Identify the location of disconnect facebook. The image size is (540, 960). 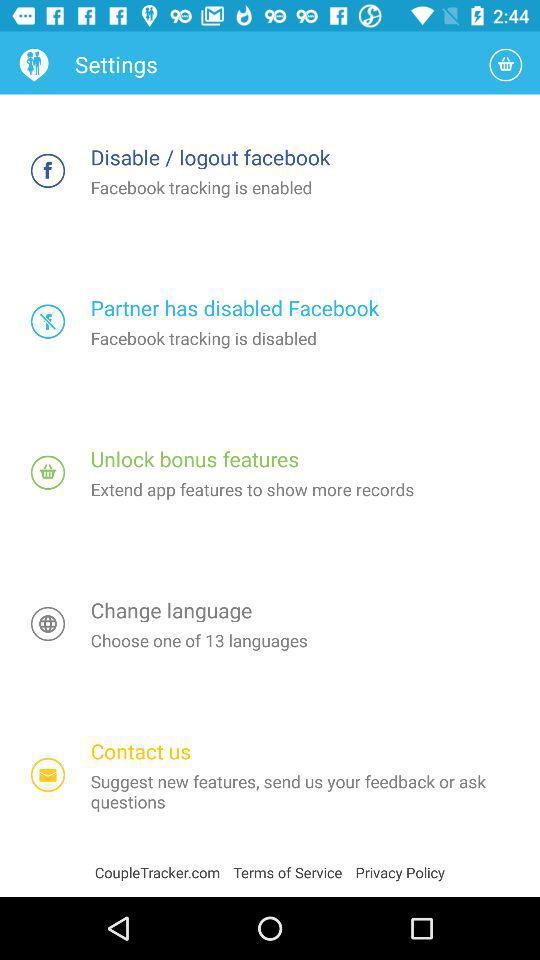
(48, 169).